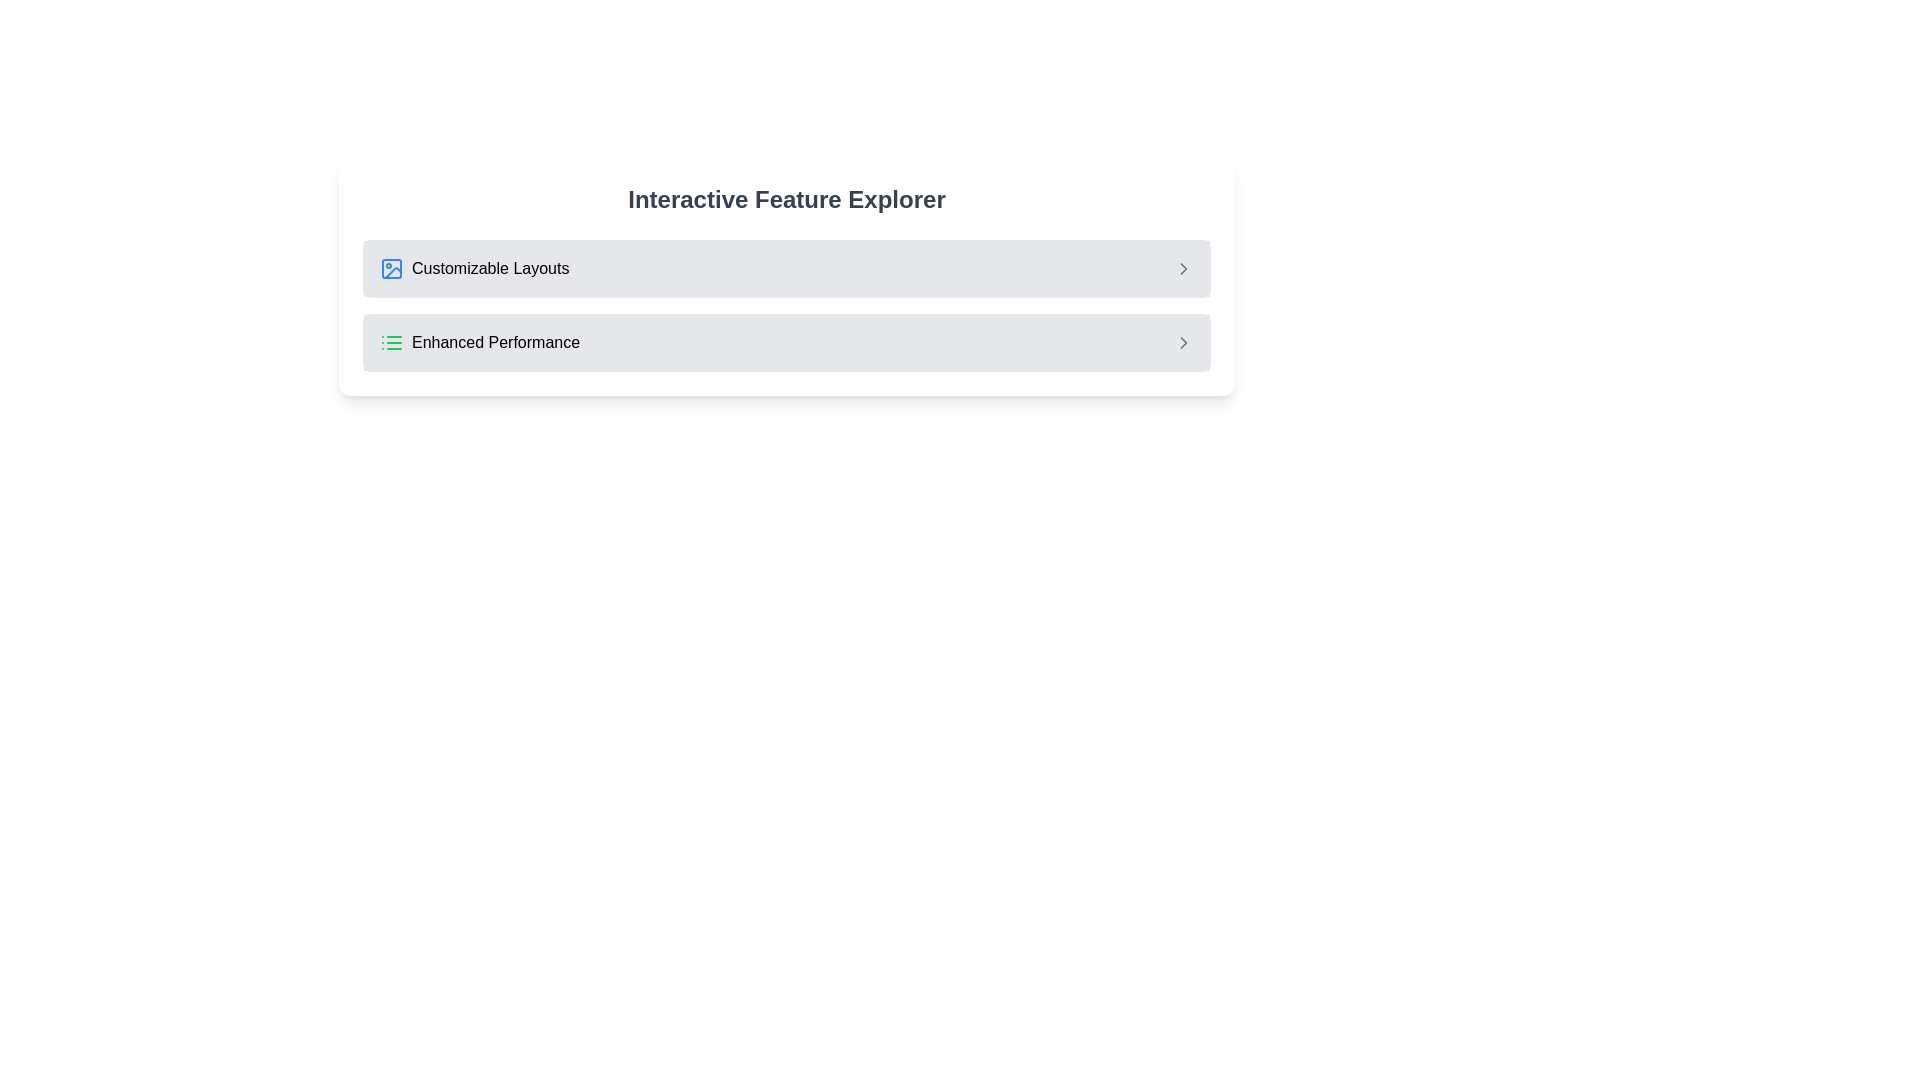 This screenshot has height=1080, width=1920. I want to click on the icon representing the 'Enhanced Performance' feature located in the second row of the 'Interactive Feature Explorer' section, positioned to the left of the text, so click(392, 342).